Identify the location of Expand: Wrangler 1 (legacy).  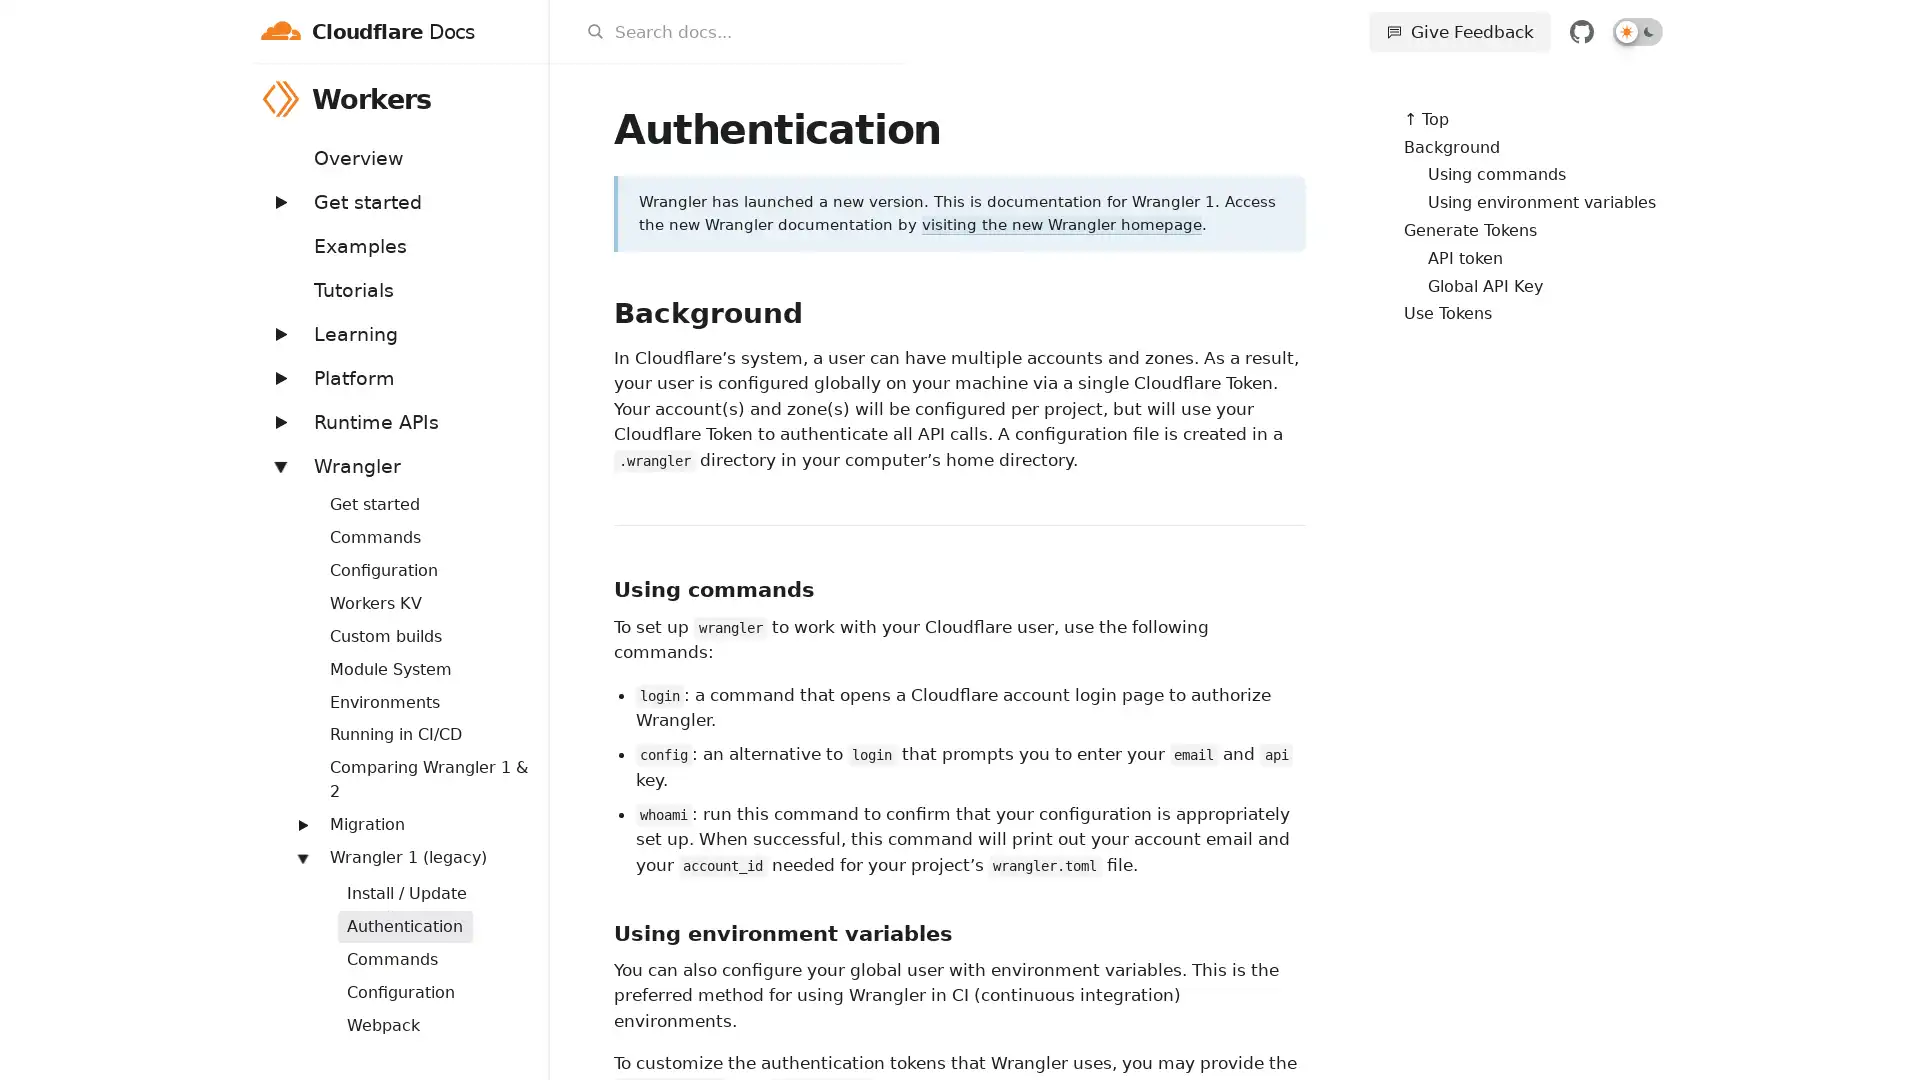
(301, 855).